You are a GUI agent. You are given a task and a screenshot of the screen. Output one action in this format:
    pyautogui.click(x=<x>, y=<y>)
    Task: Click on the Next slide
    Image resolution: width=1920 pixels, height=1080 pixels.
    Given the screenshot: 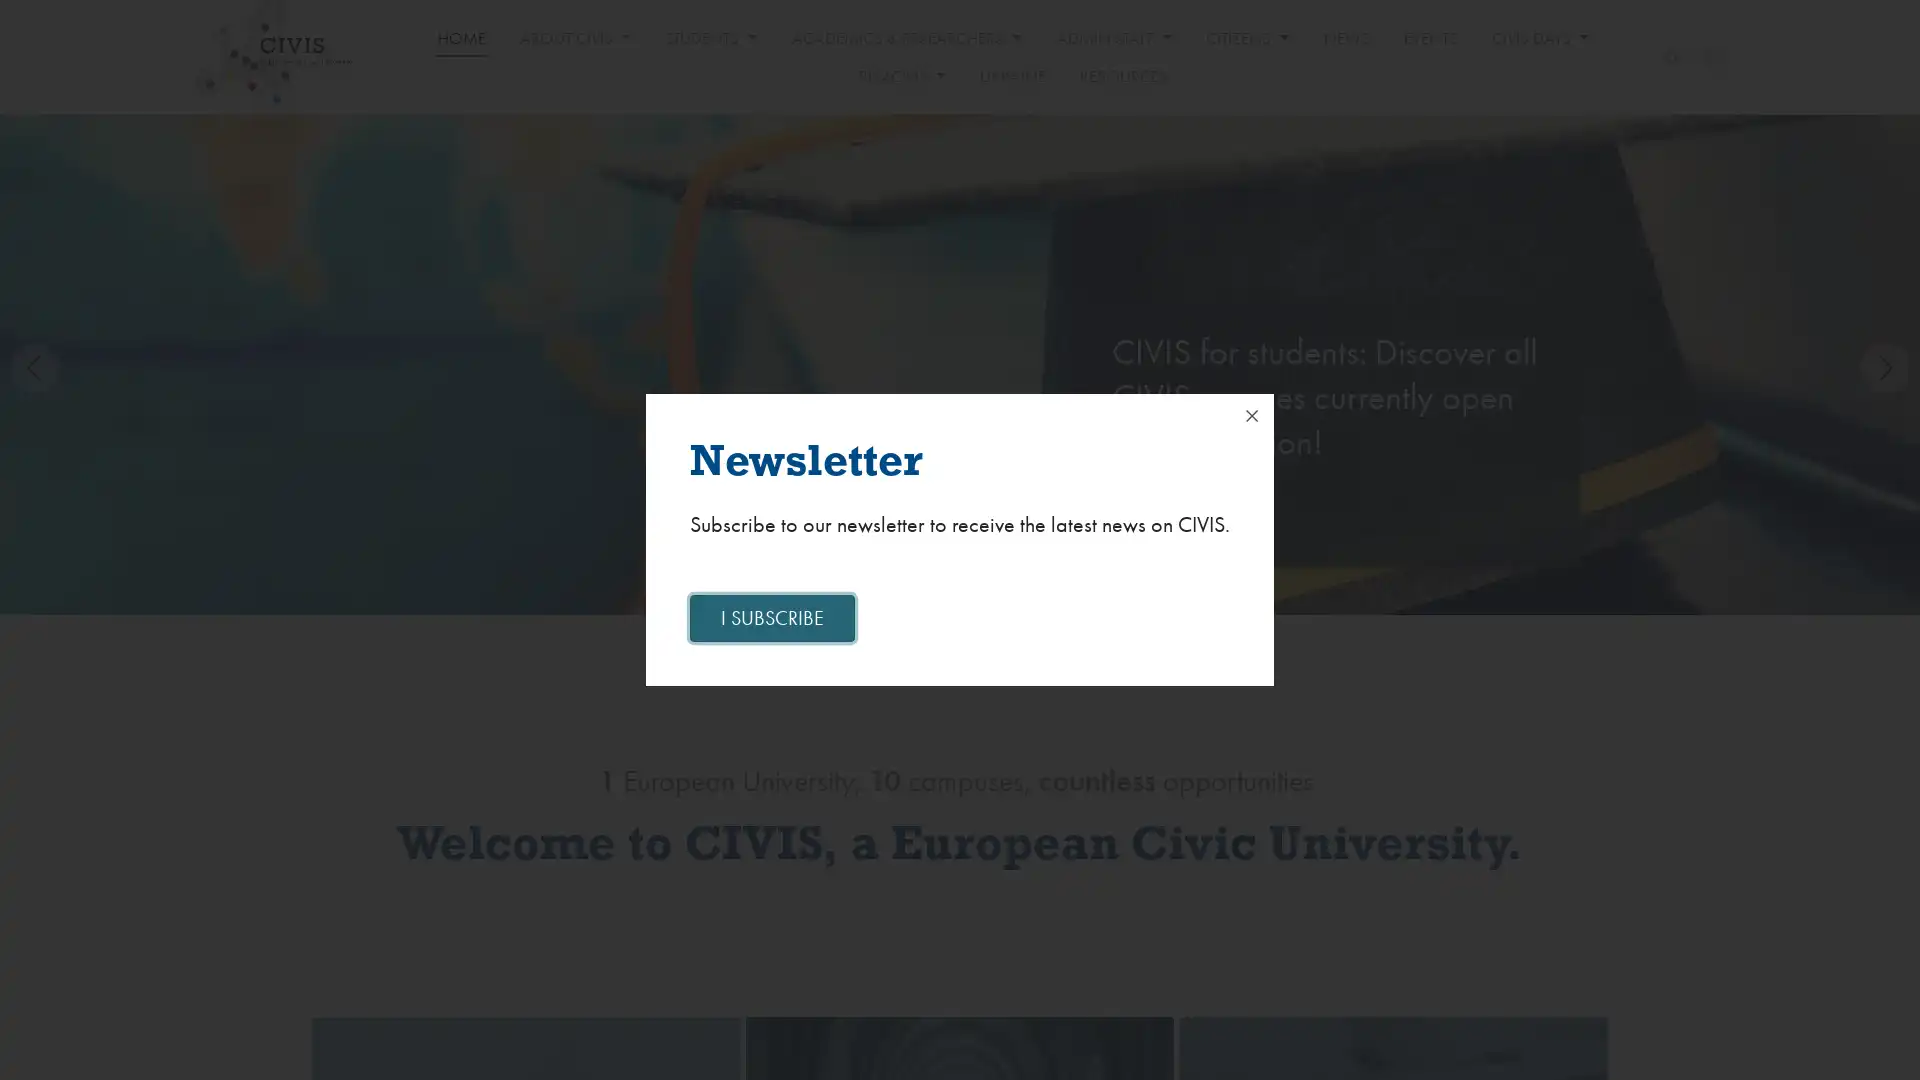 What is the action you would take?
    pyautogui.click(x=1884, y=367)
    